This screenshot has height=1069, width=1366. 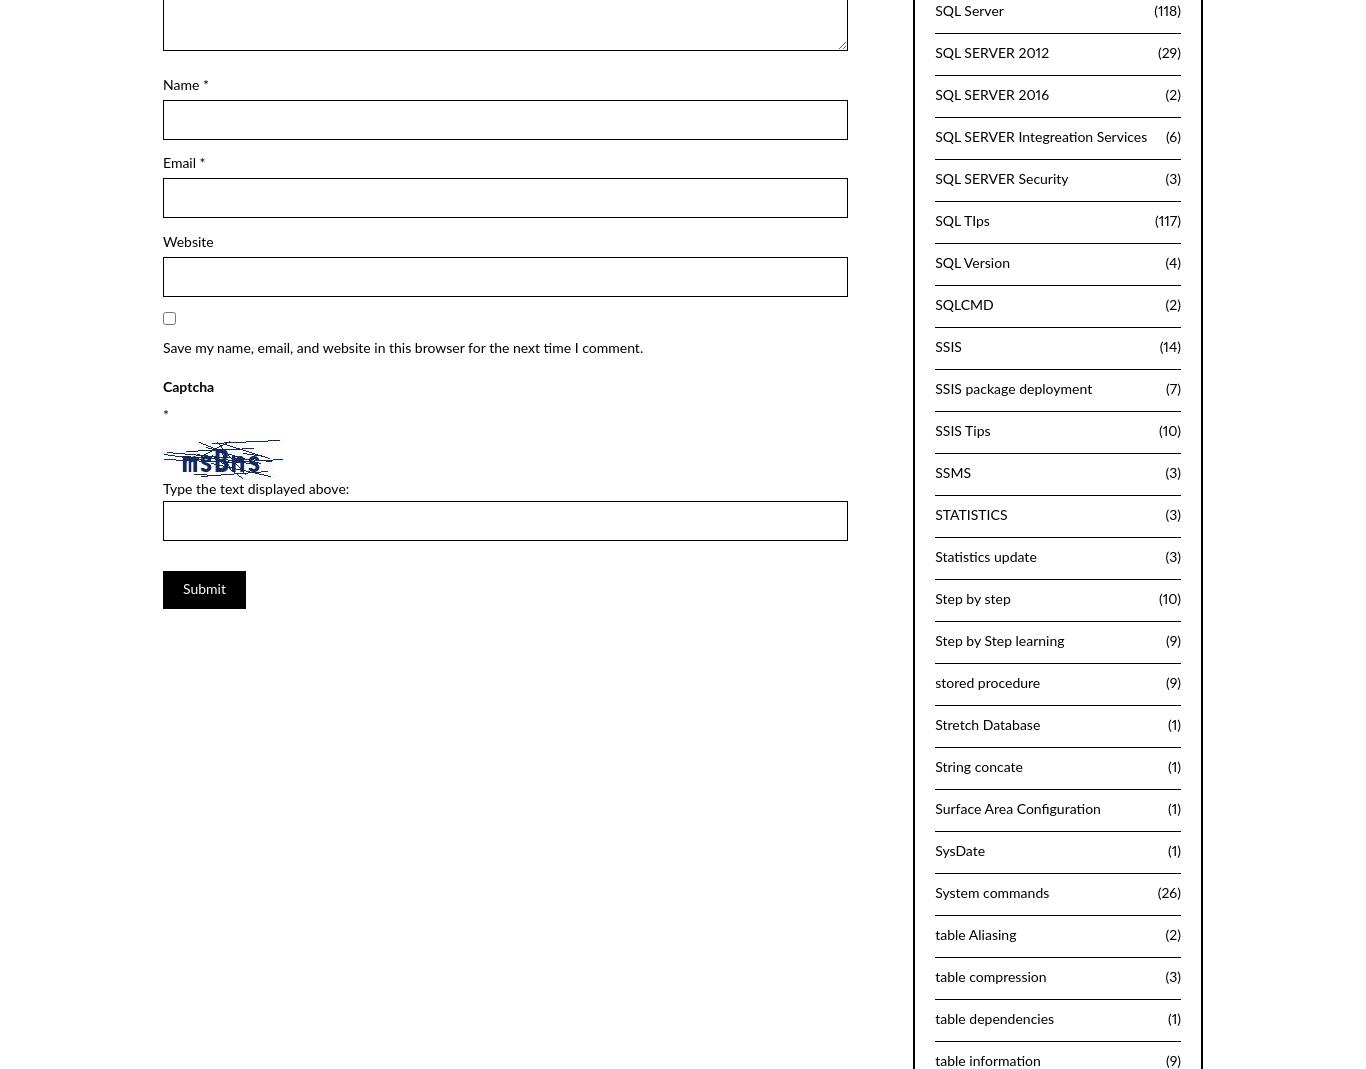 I want to click on 'Step by Step learning', so click(x=999, y=640).